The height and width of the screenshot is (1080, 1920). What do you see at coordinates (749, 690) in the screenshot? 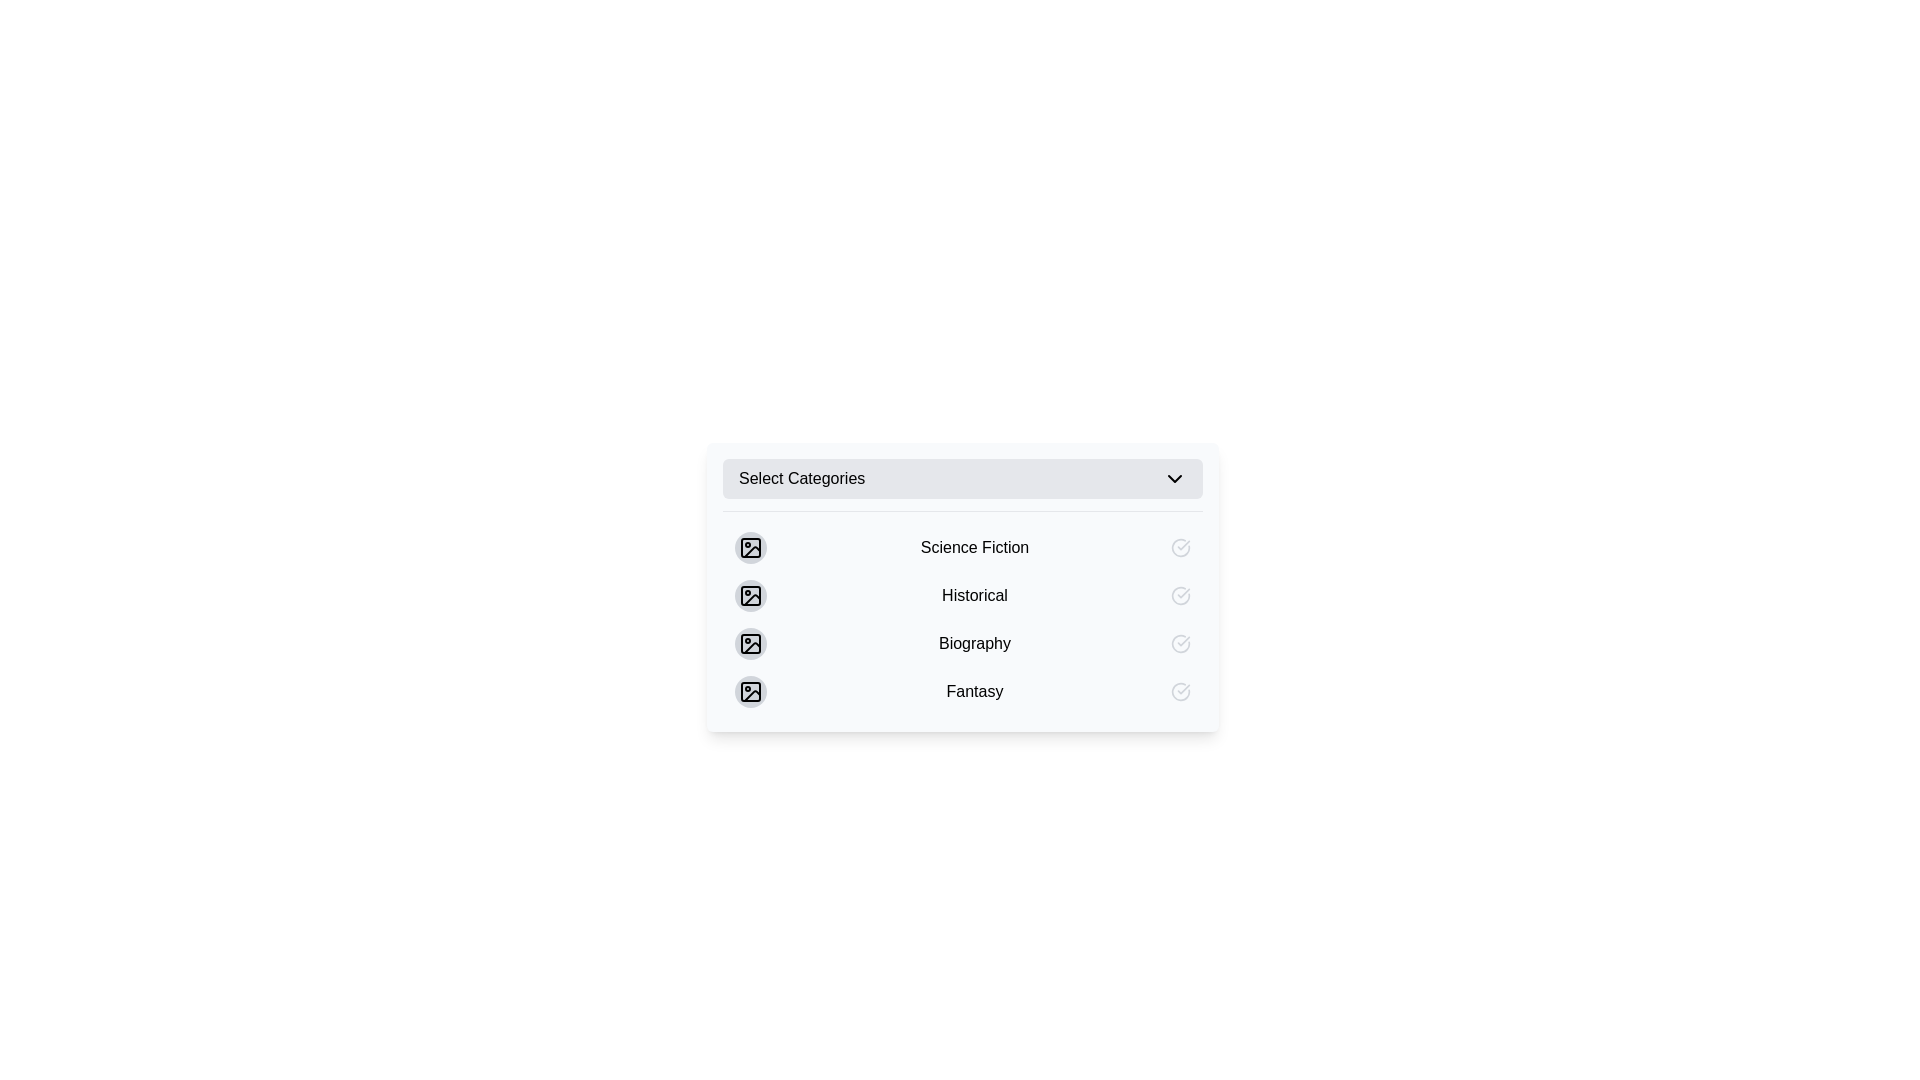
I see `the icon with a red border representing the 'Fantasy' category, located at the bottommost position in the left column of the list` at bounding box center [749, 690].